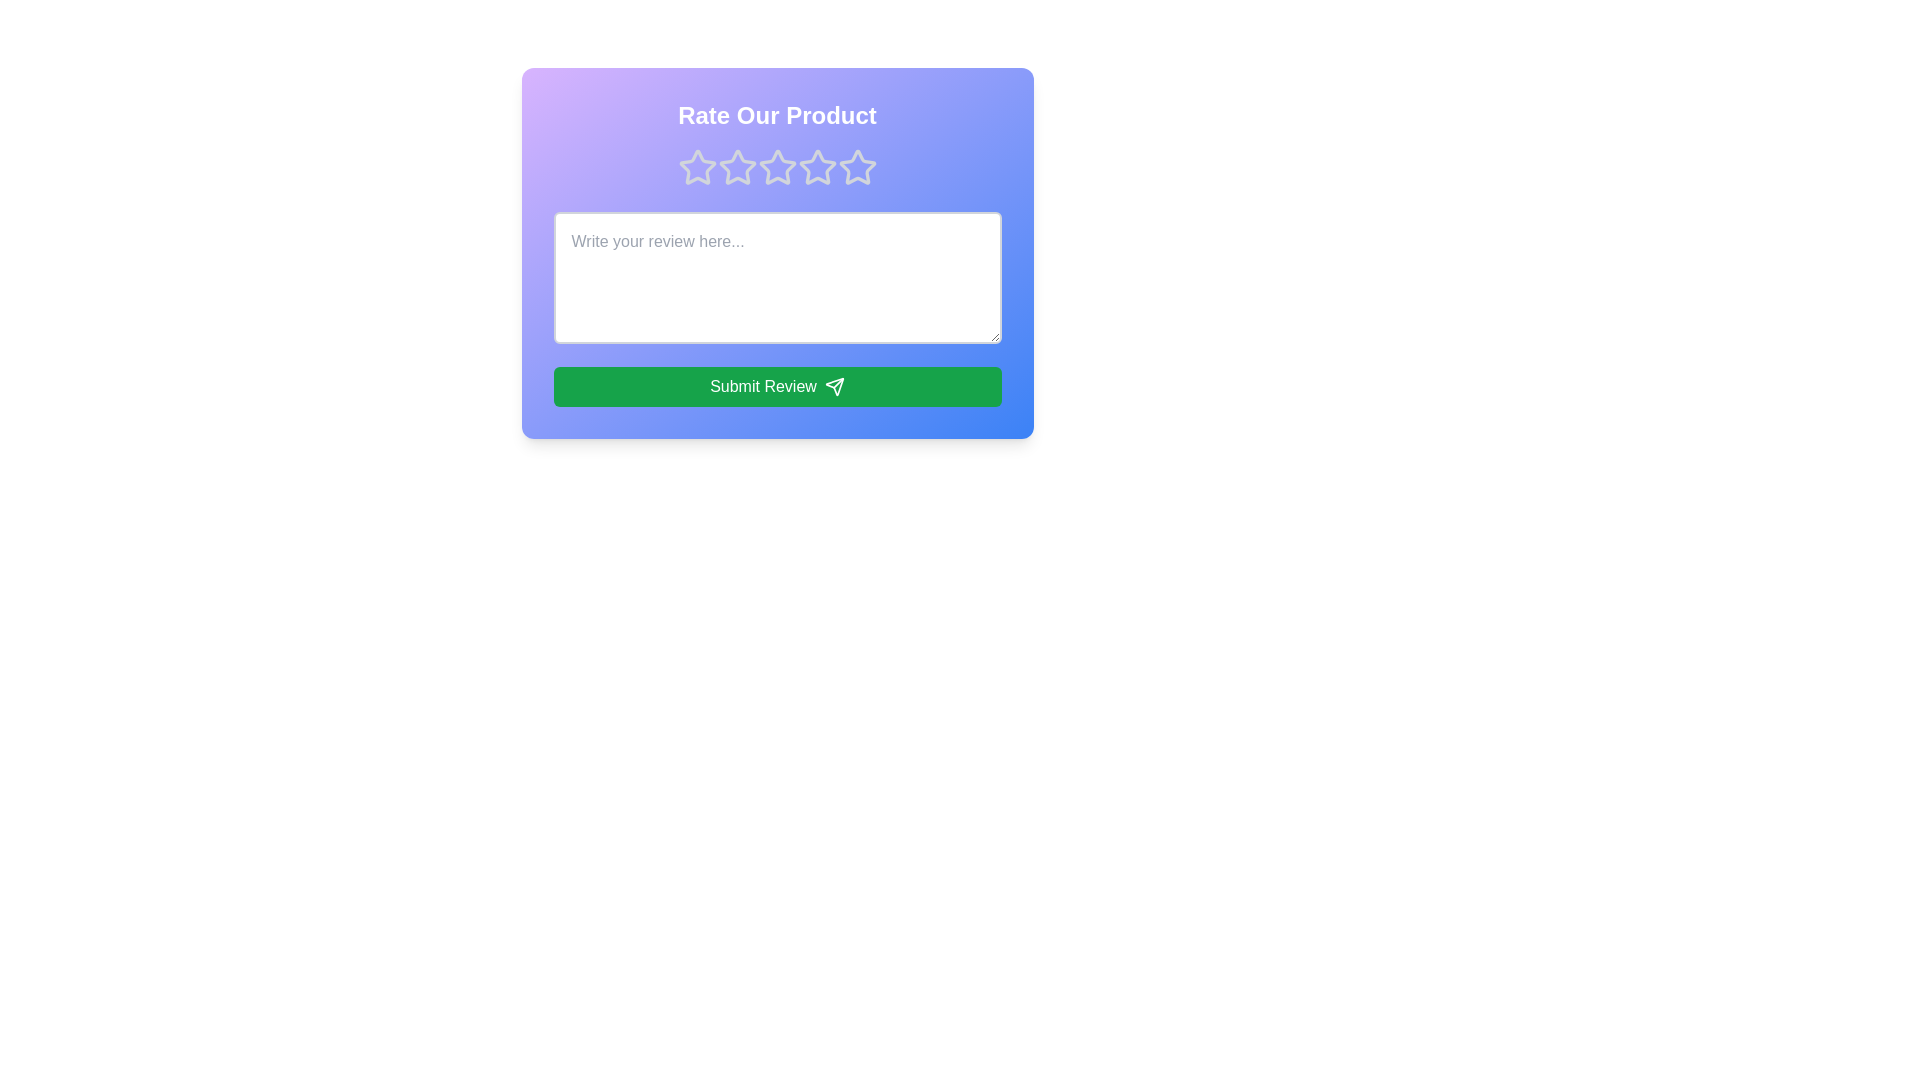 This screenshot has height=1080, width=1920. Describe the element at coordinates (776, 167) in the screenshot. I see `the third star icon in the row of five stars under the 'Rate Our Product' heading` at that location.